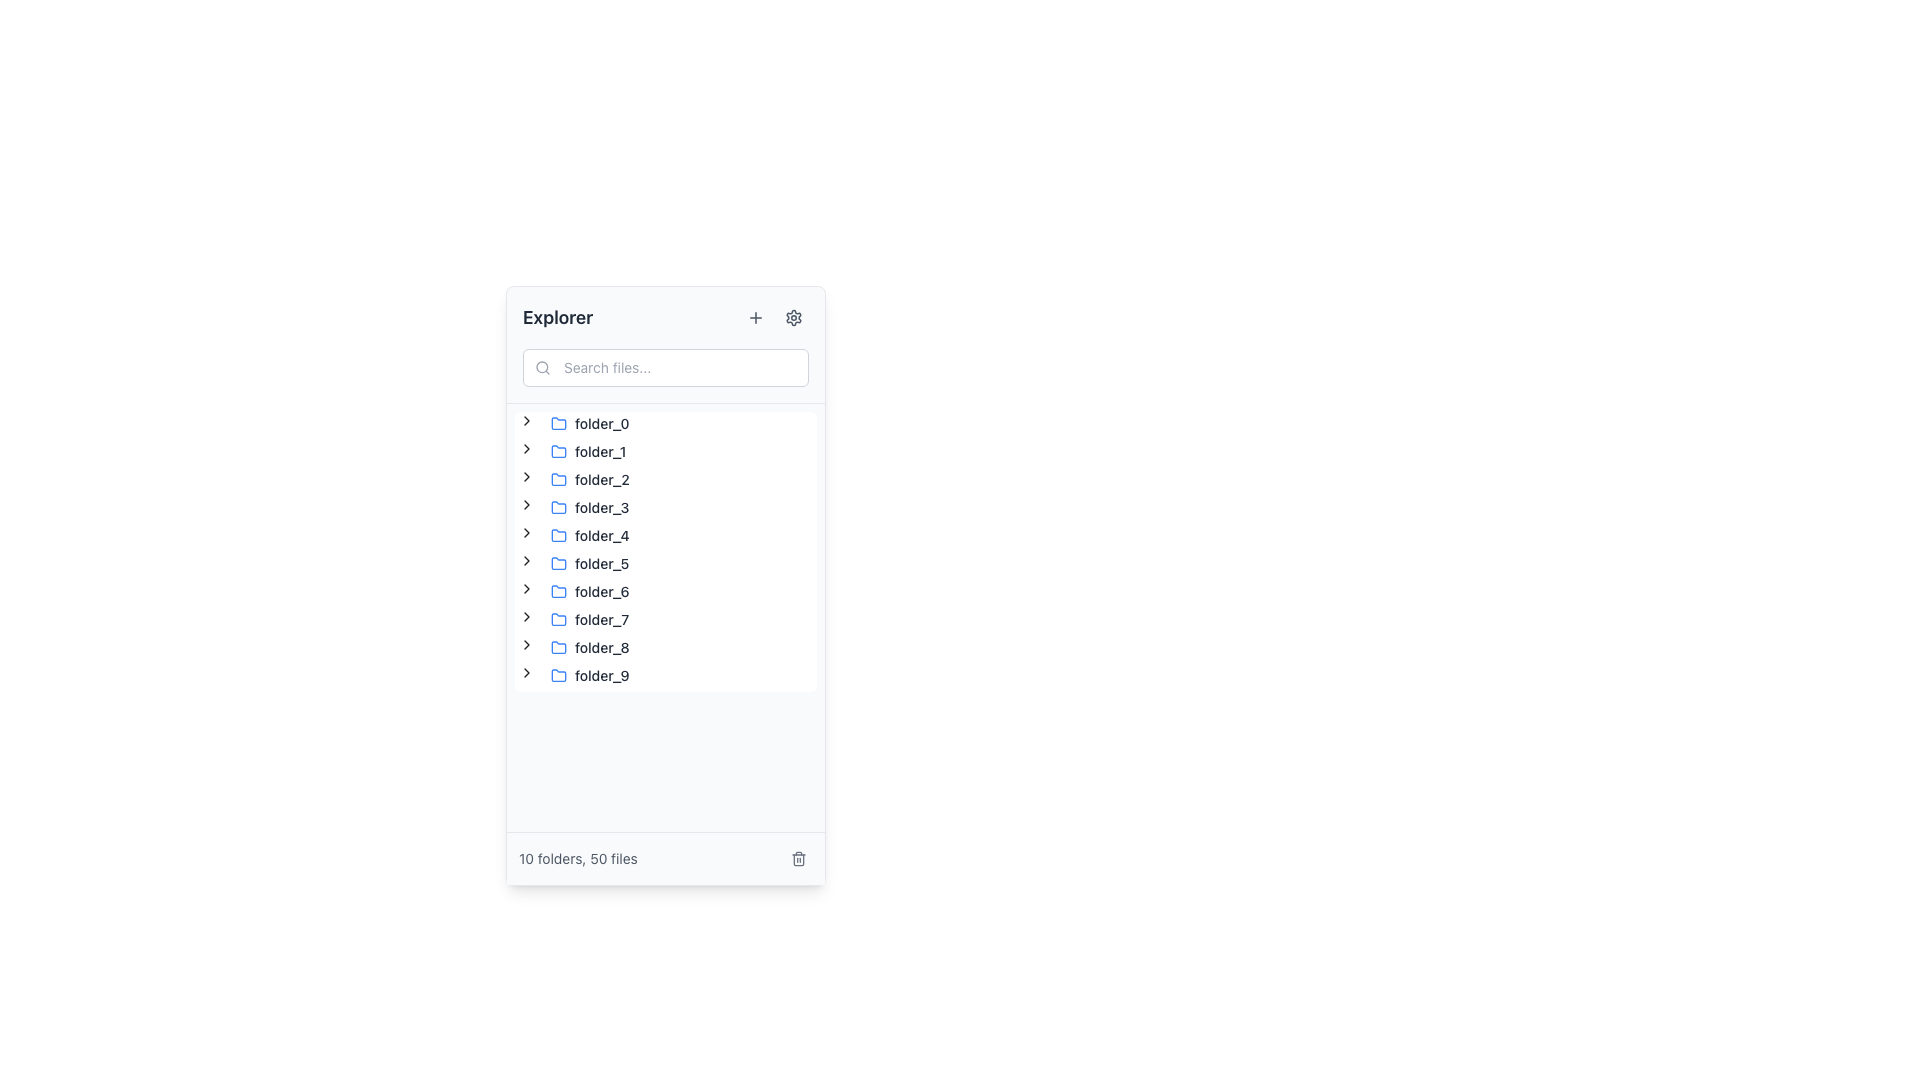 Image resolution: width=1920 pixels, height=1080 pixels. Describe the element at coordinates (575, 479) in the screenshot. I see `the third folder item in the file navigator` at that location.